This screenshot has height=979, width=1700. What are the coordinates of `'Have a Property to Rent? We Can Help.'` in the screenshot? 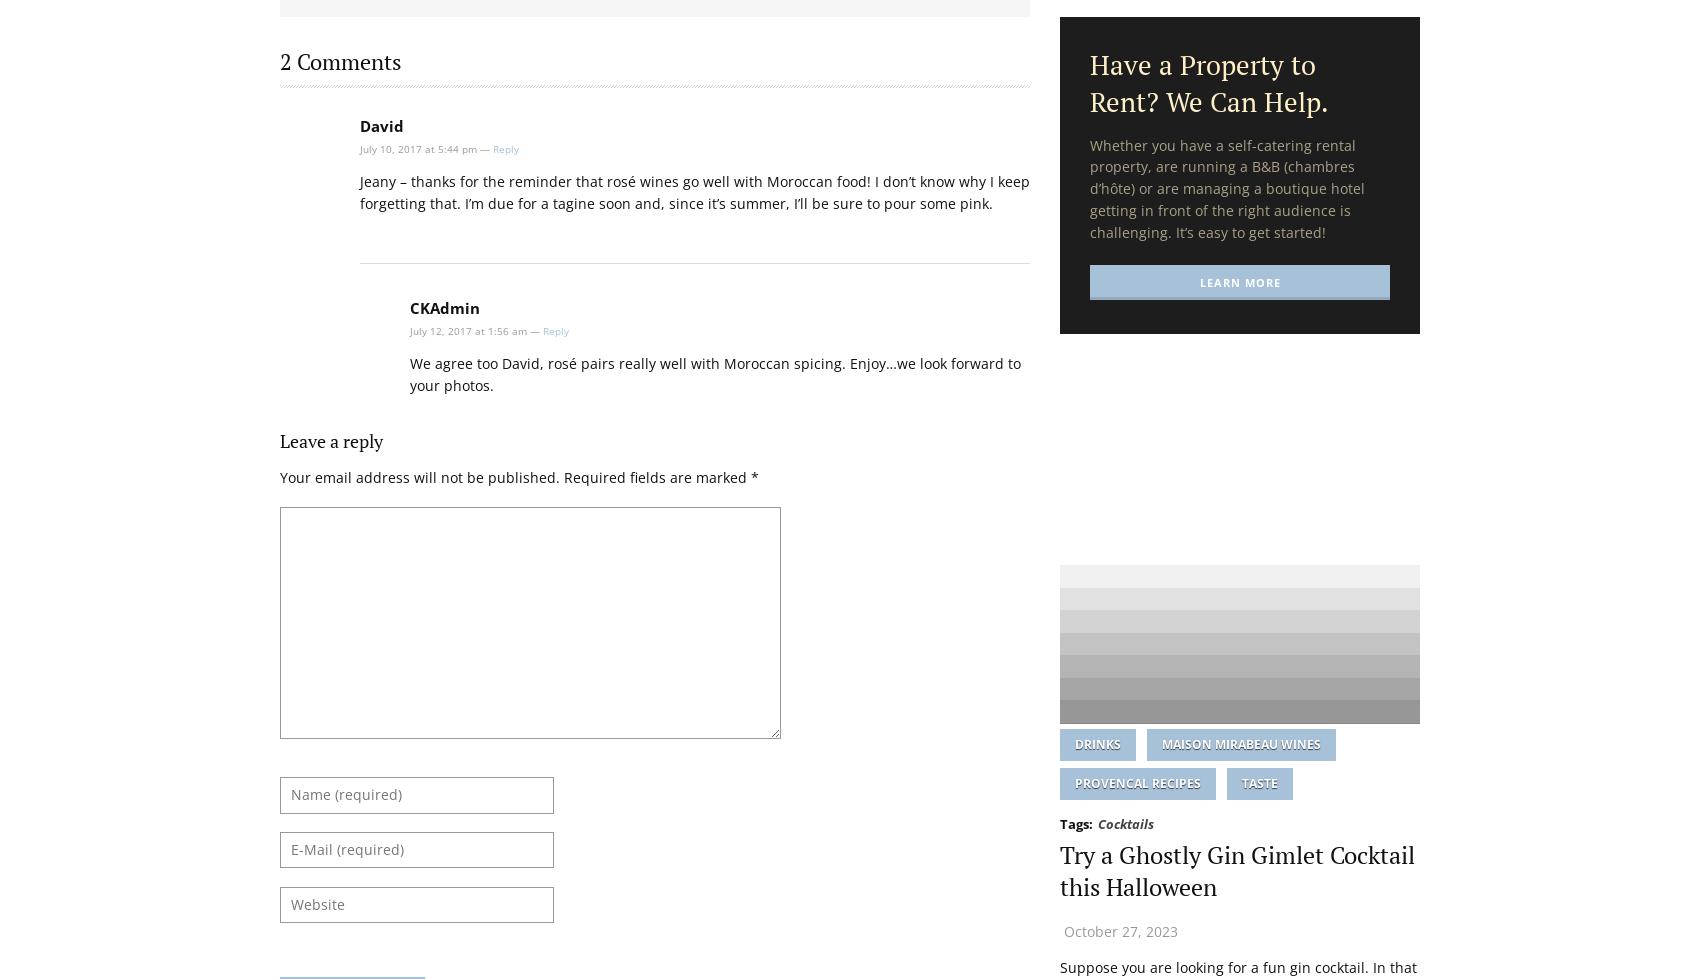 It's located at (1208, 83).